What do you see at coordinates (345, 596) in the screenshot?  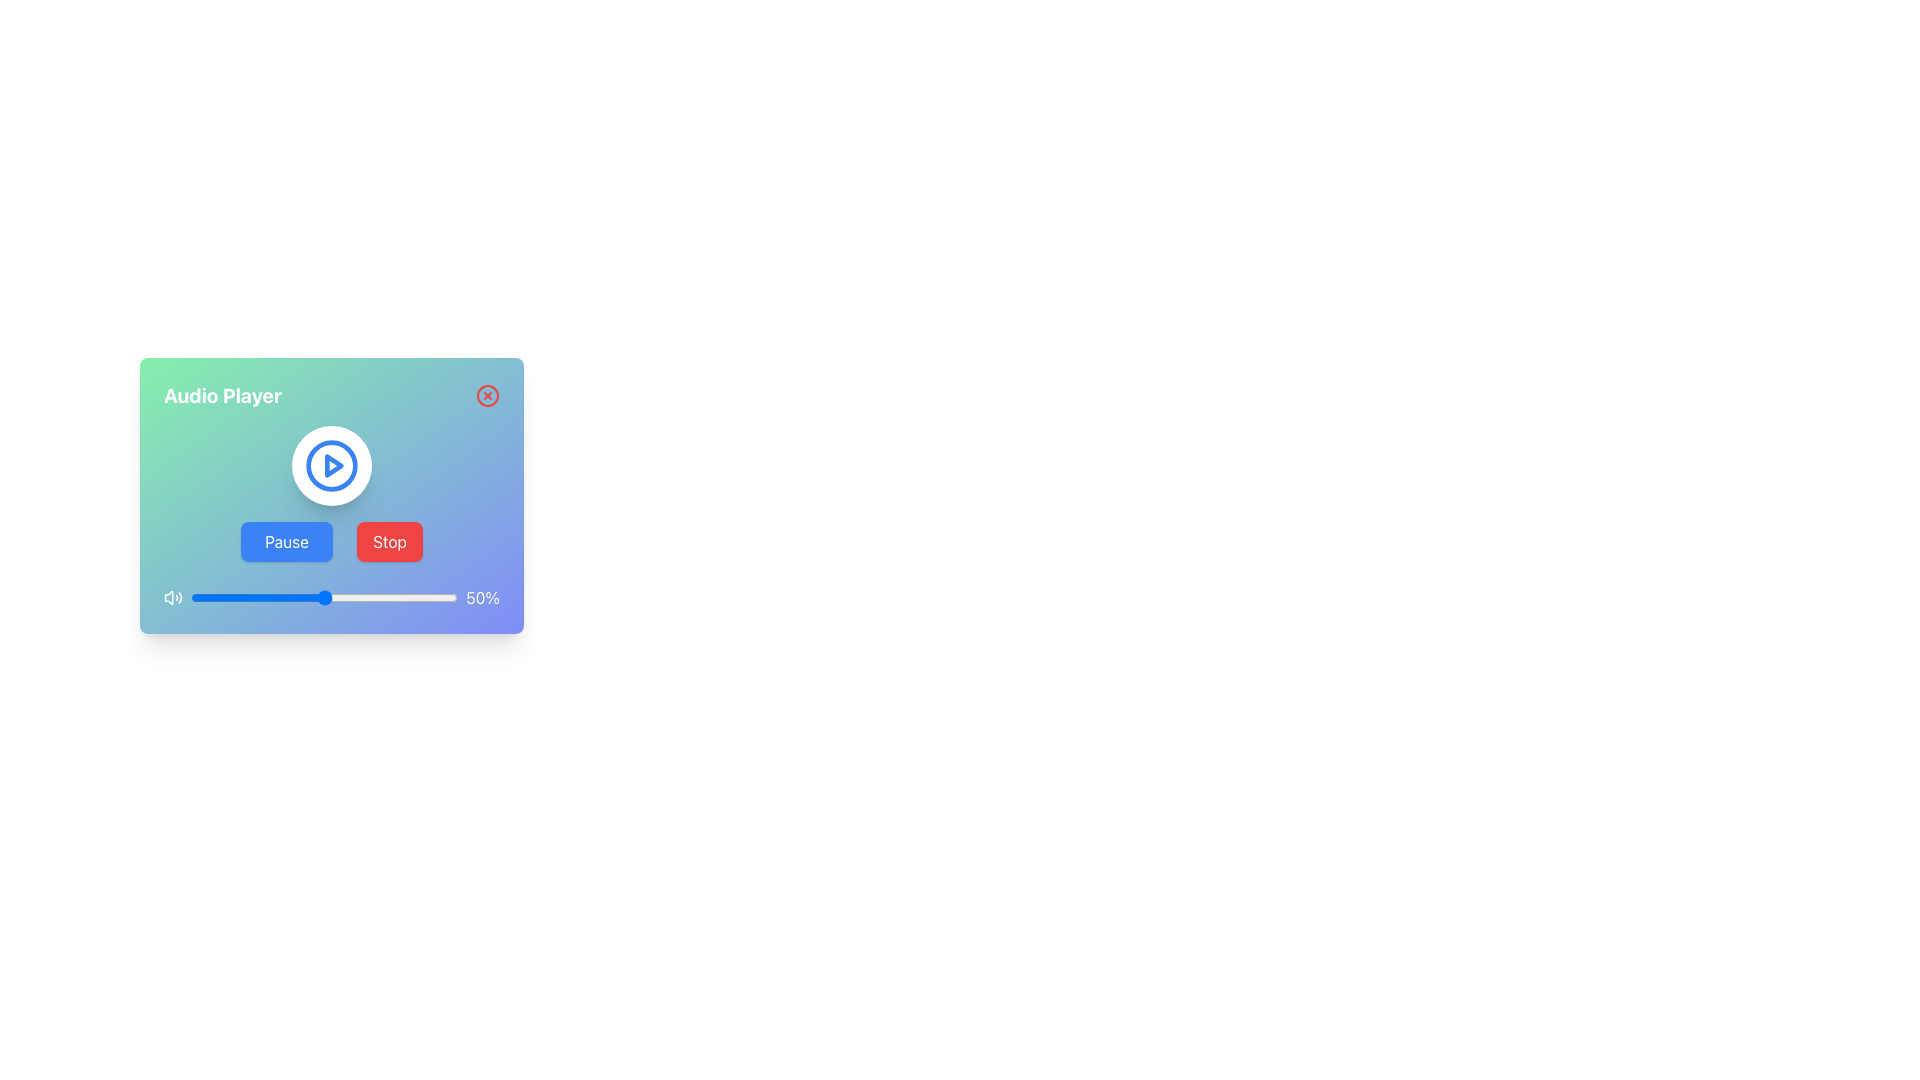 I see `the slider` at bounding box center [345, 596].